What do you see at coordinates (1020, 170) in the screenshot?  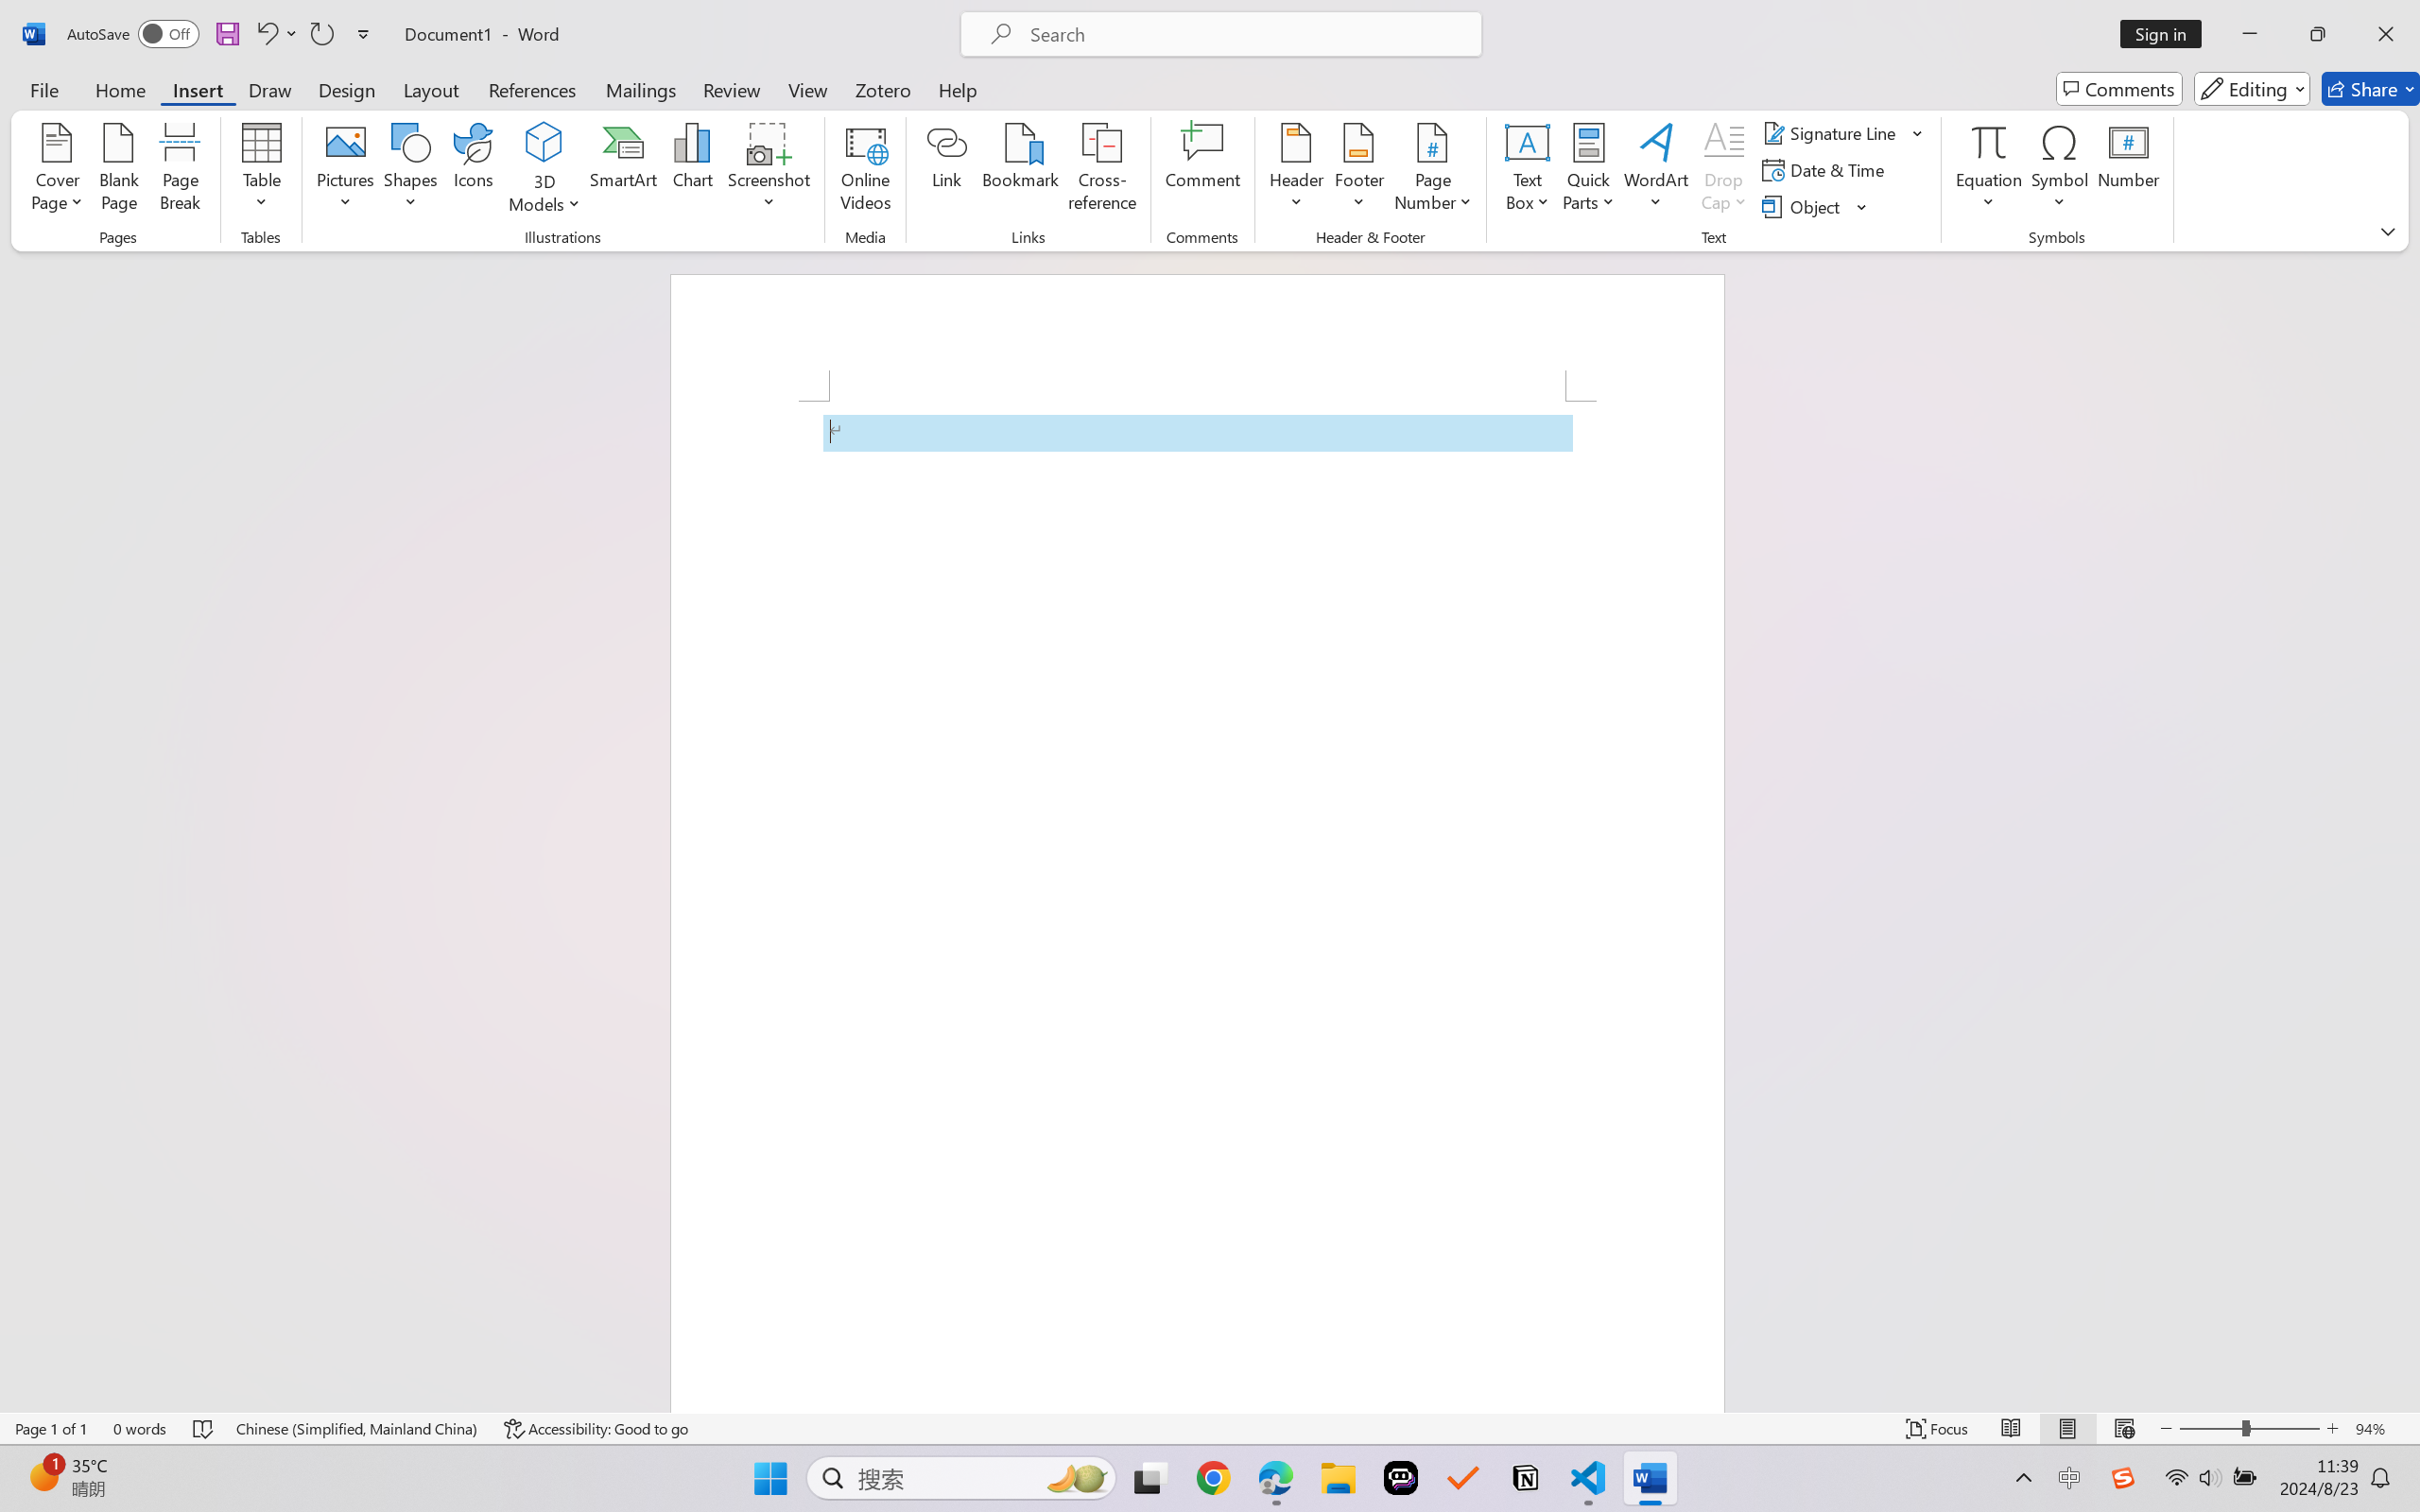 I see `'Bookmark...'` at bounding box center [1020, 170].